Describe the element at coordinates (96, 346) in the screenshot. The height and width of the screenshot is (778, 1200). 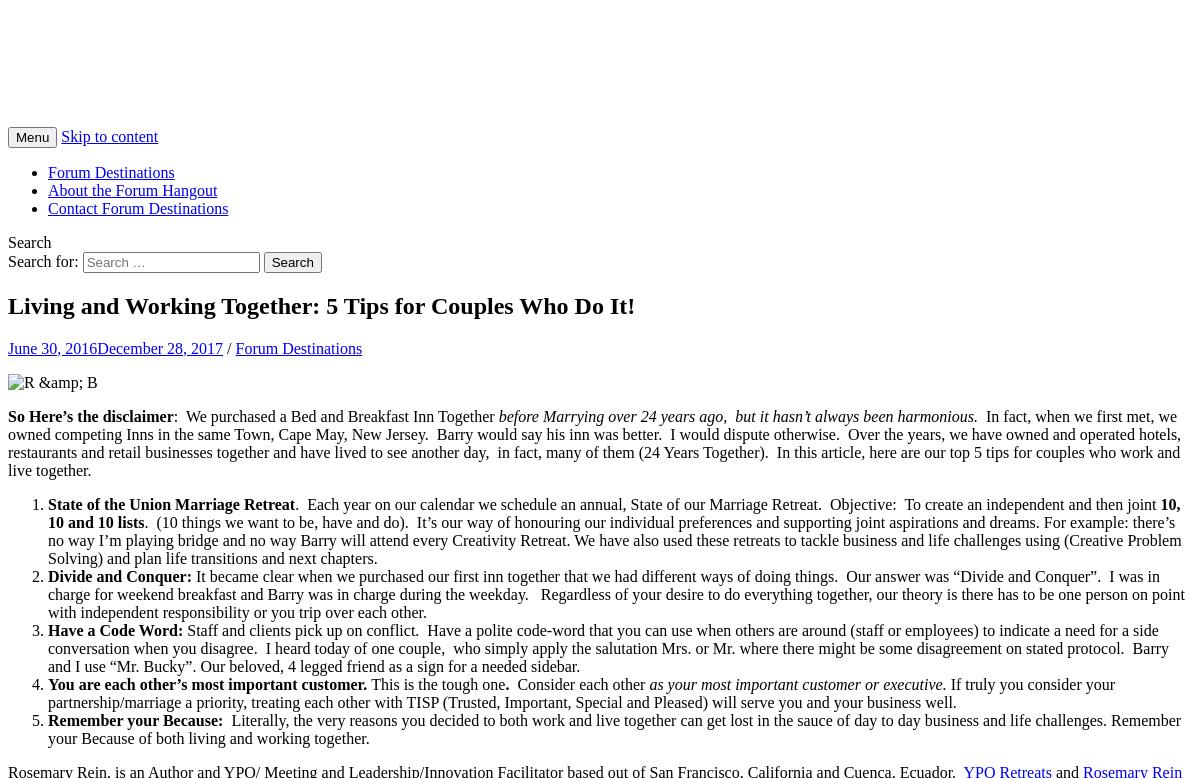
I see `'December 28, 2017'` at that location.